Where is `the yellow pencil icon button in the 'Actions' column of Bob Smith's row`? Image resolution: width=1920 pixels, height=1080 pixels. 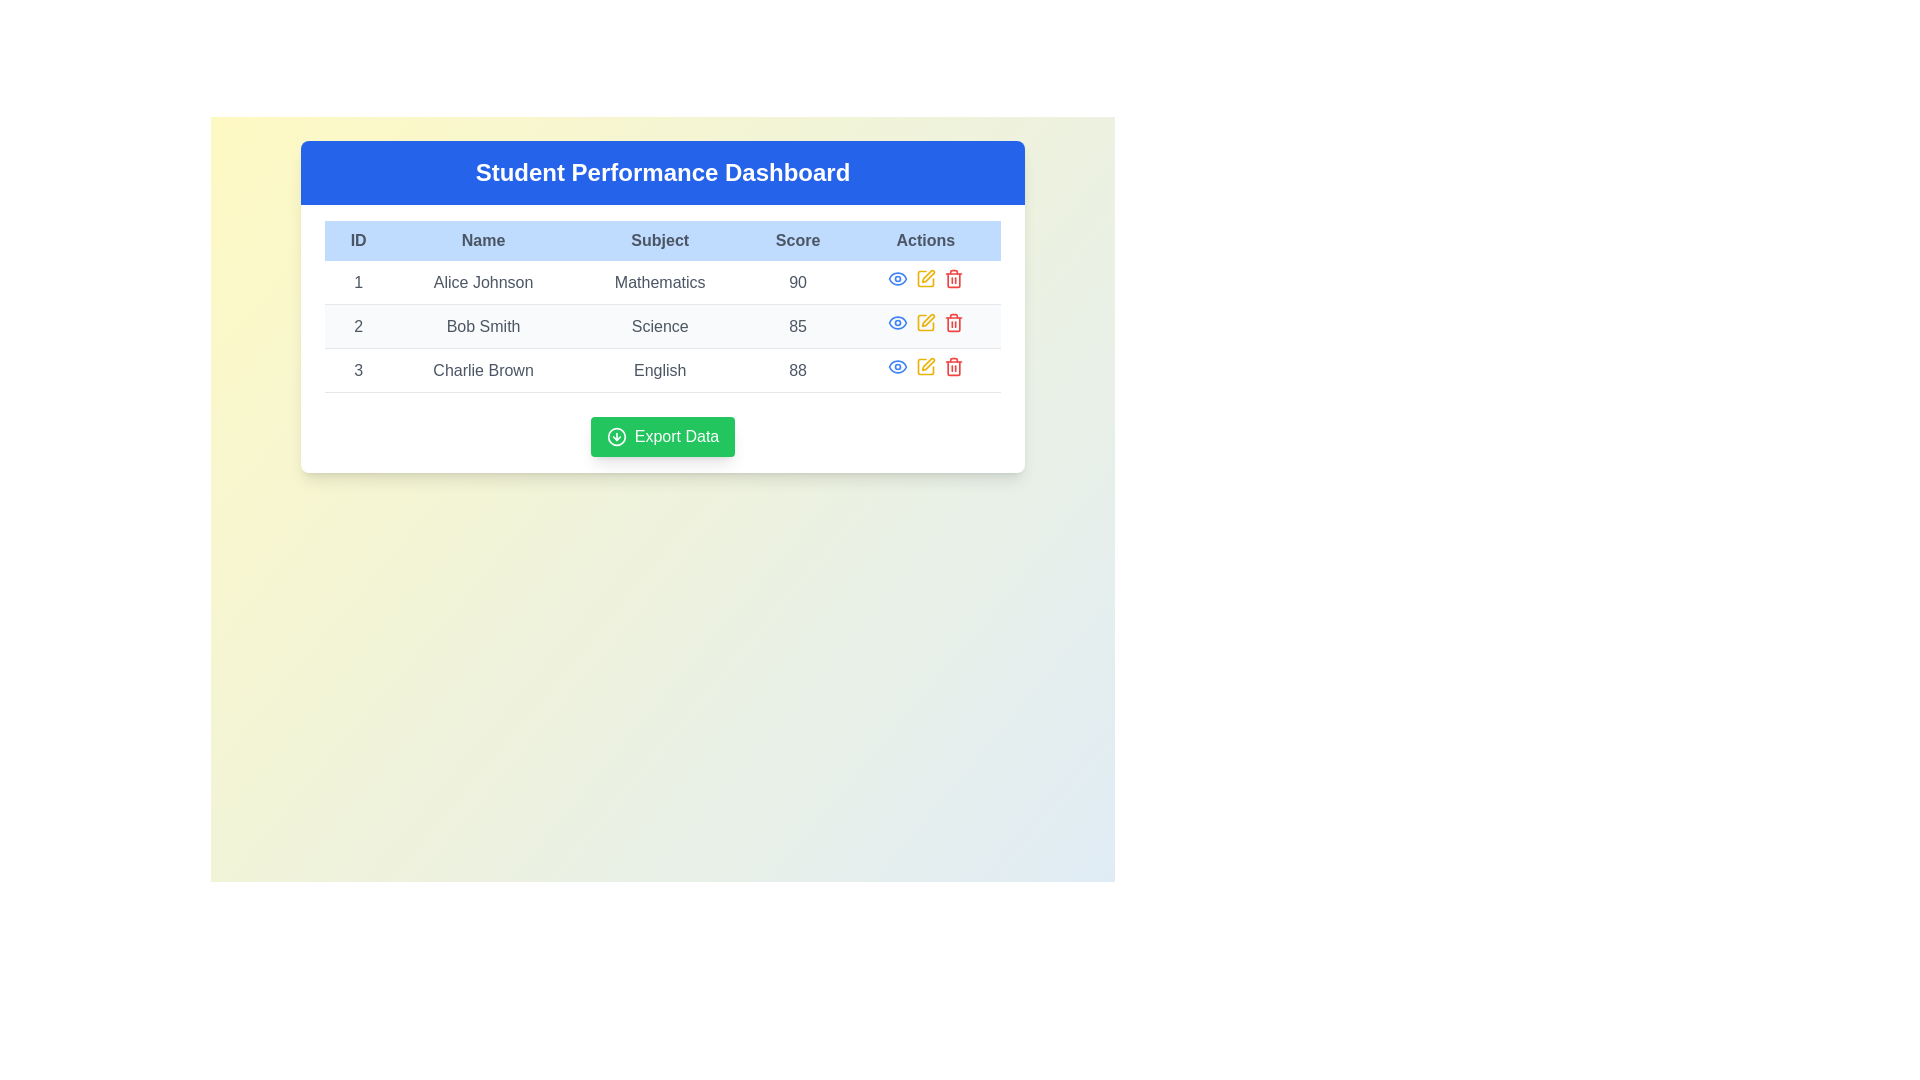 the yellow pencil icon button in the 'Actions' column of Bob Smith's row is located at coordinates (924, 325).